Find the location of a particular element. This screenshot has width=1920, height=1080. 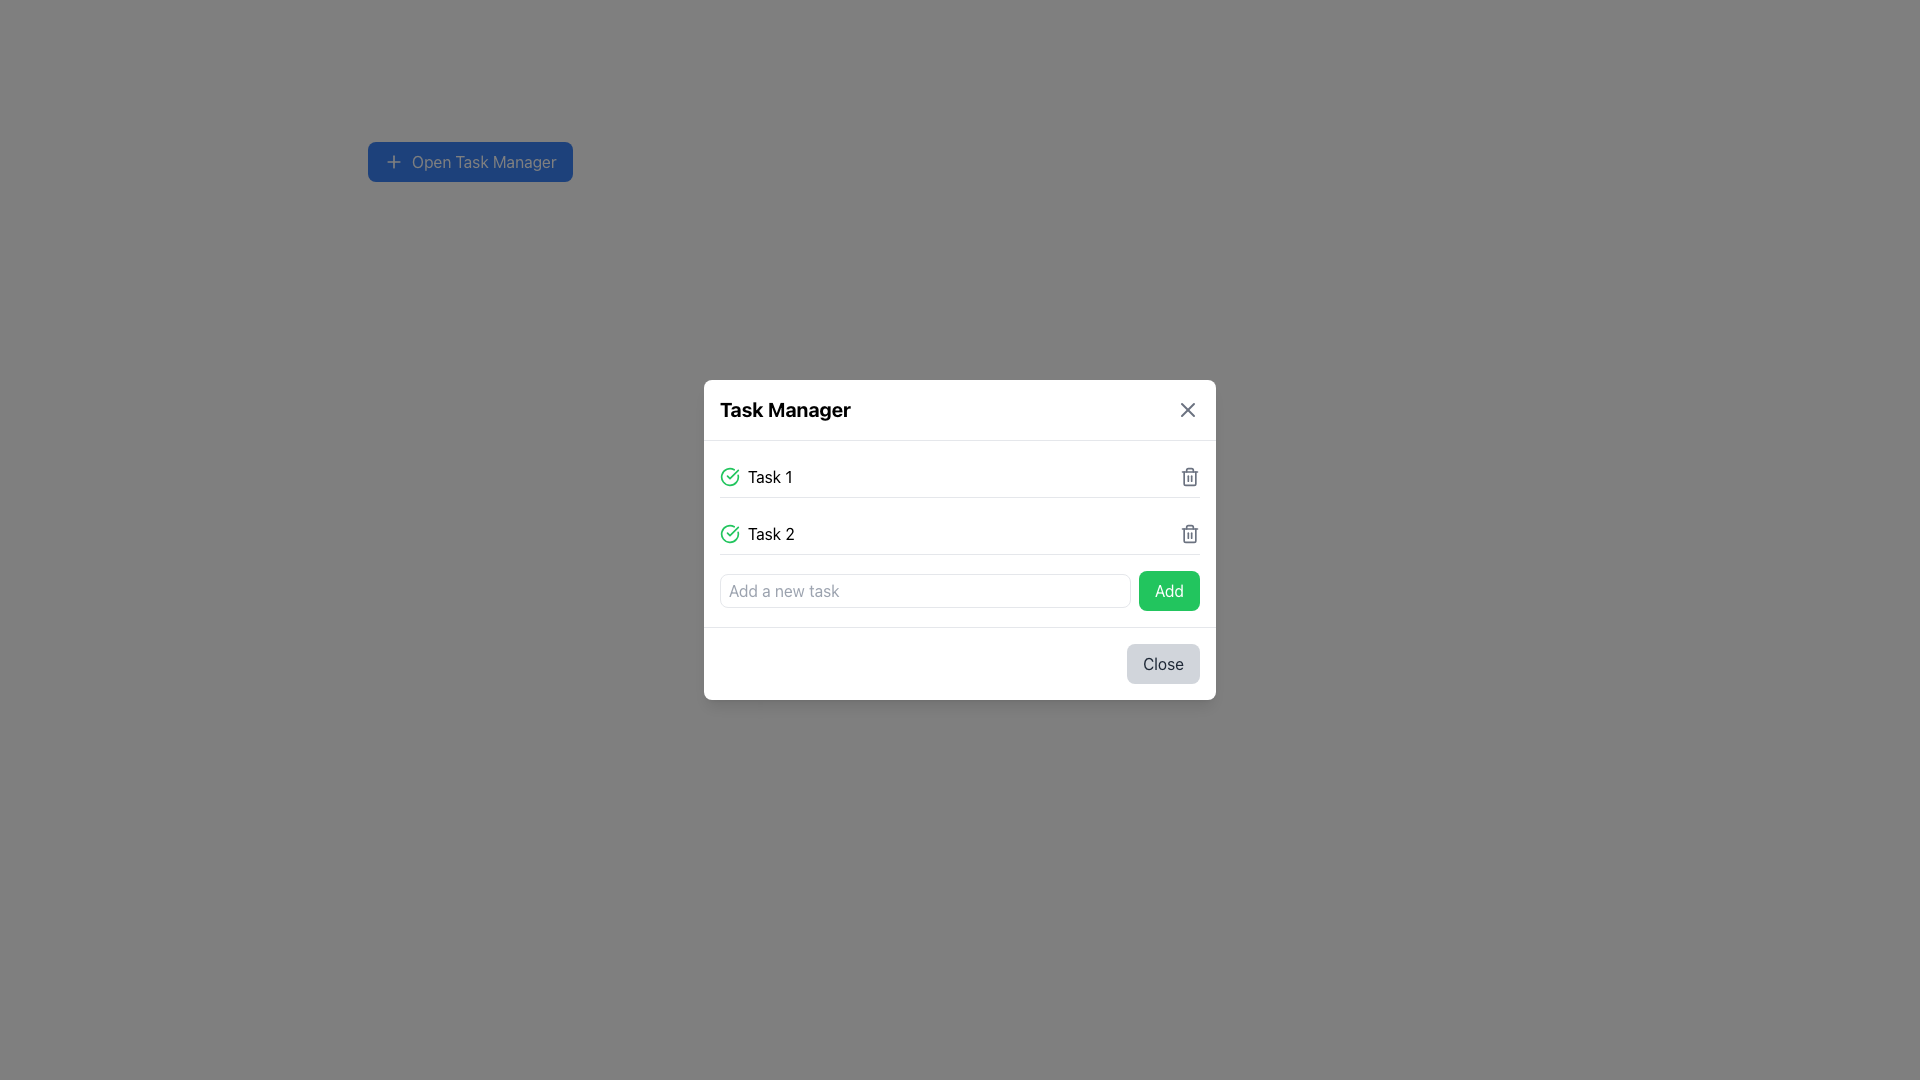

the circular graphic component resembling a progress indicator located inside the checkmark icon next to the label 'Task 2' in the task manager dialog is located at coordinates (728, 477).